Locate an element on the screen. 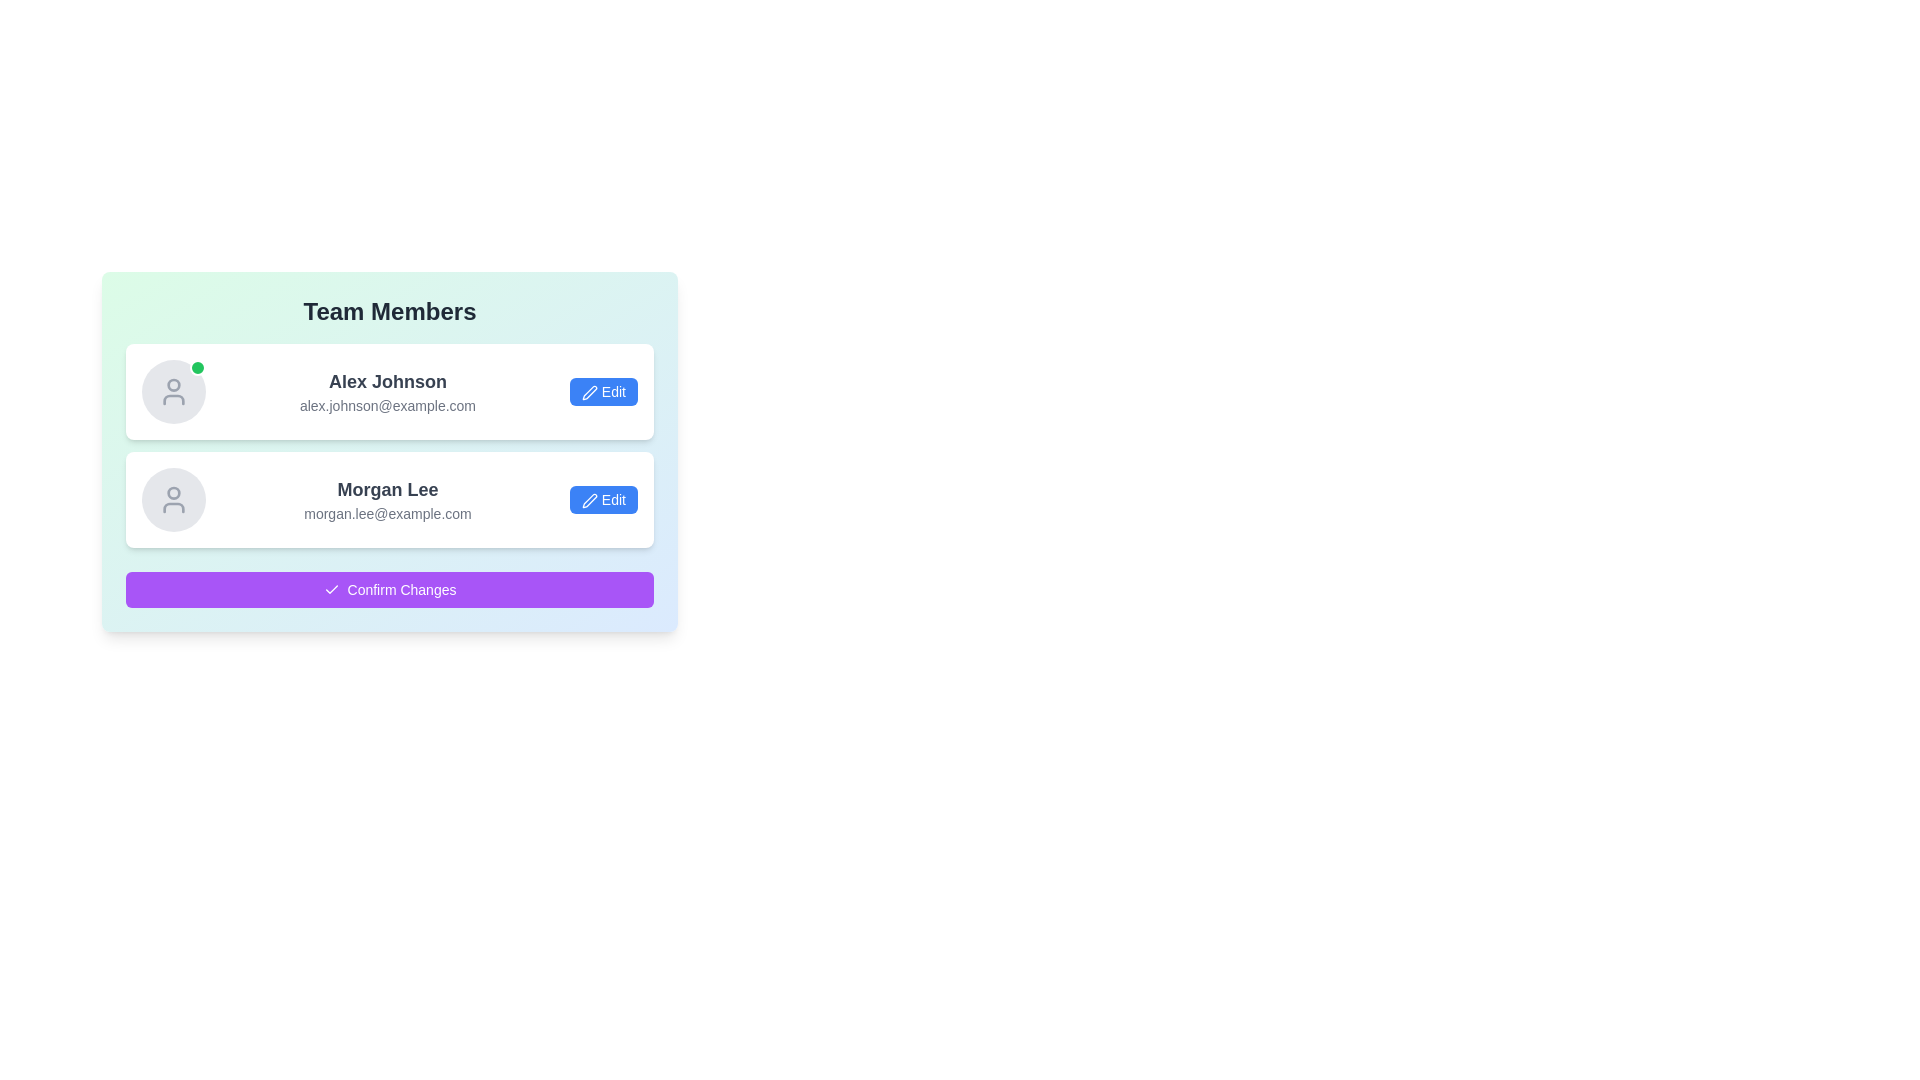  the edit button located in the bottom-right corner of the card representing user 'Morgan Lee' is located at coordinates (603, 499).